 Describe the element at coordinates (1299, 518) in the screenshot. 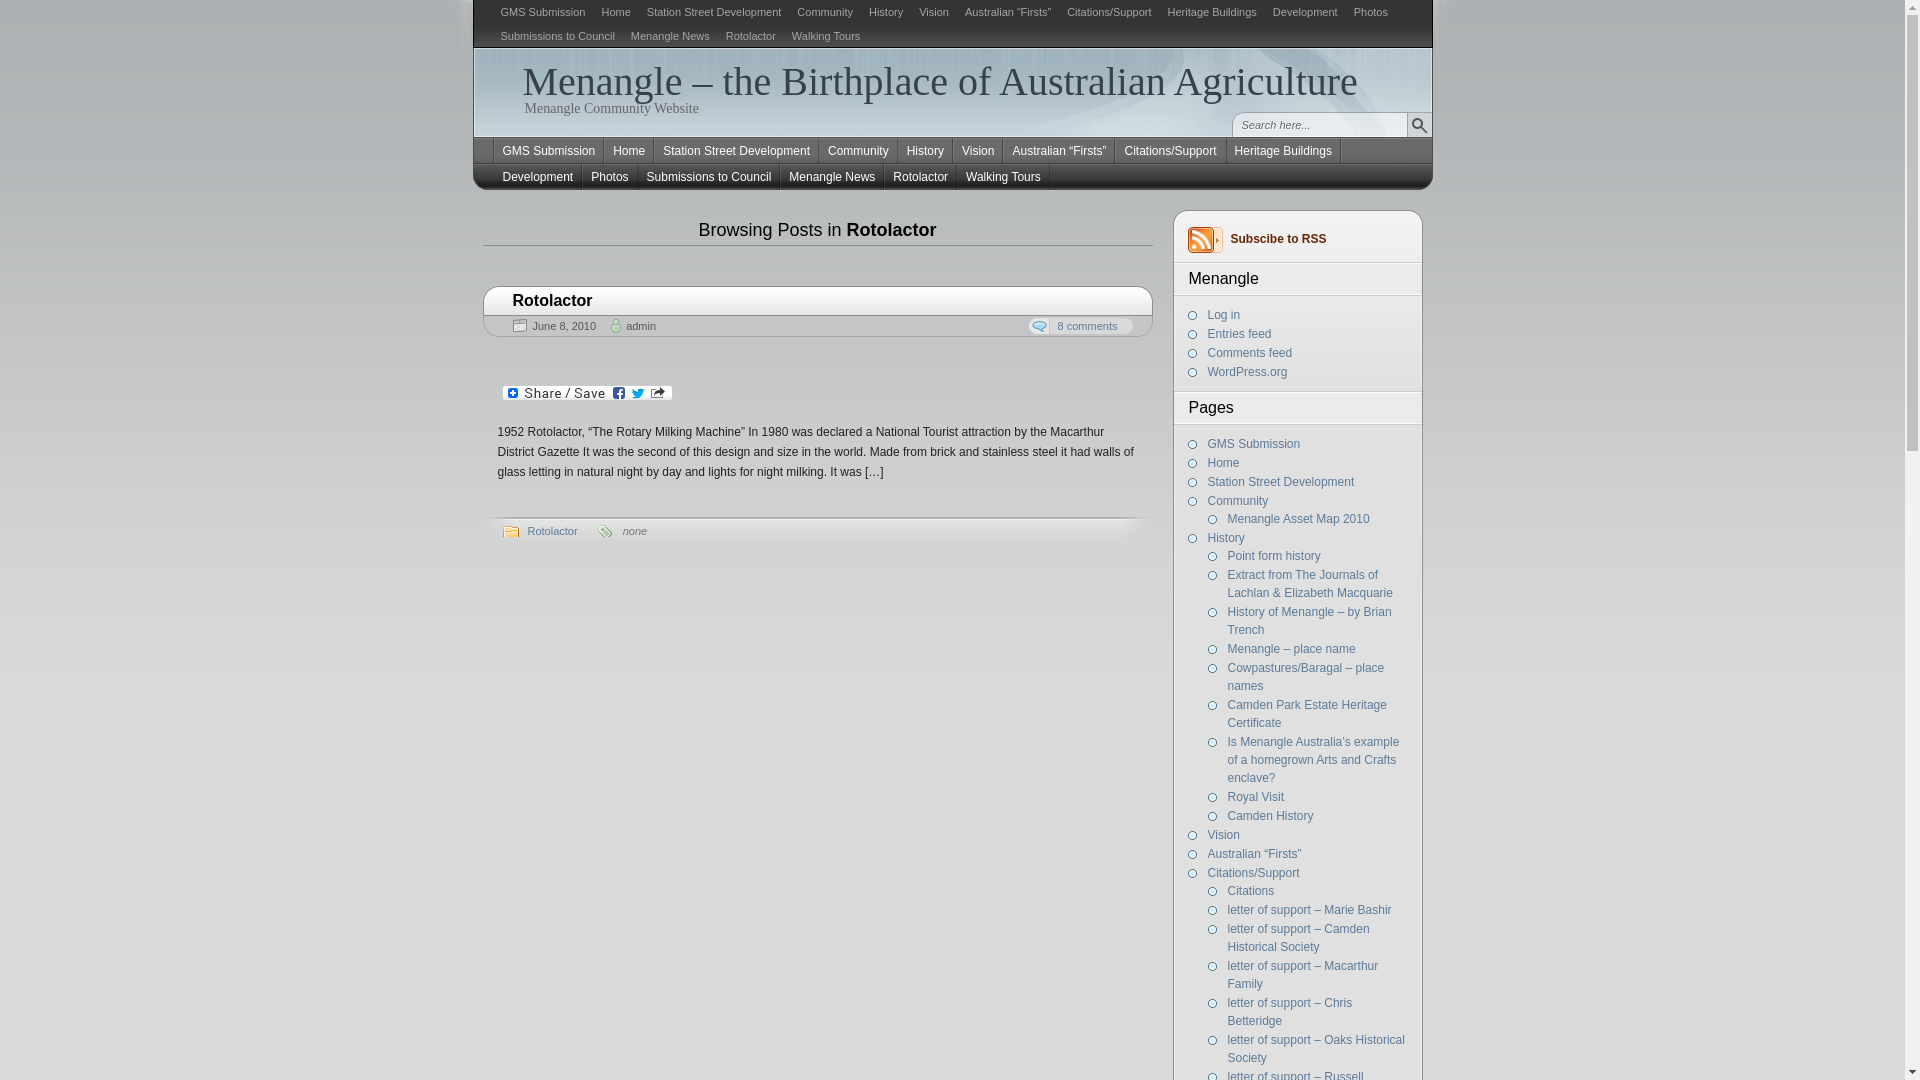

I see `'Menangle Asset Map 2010'` at that location.